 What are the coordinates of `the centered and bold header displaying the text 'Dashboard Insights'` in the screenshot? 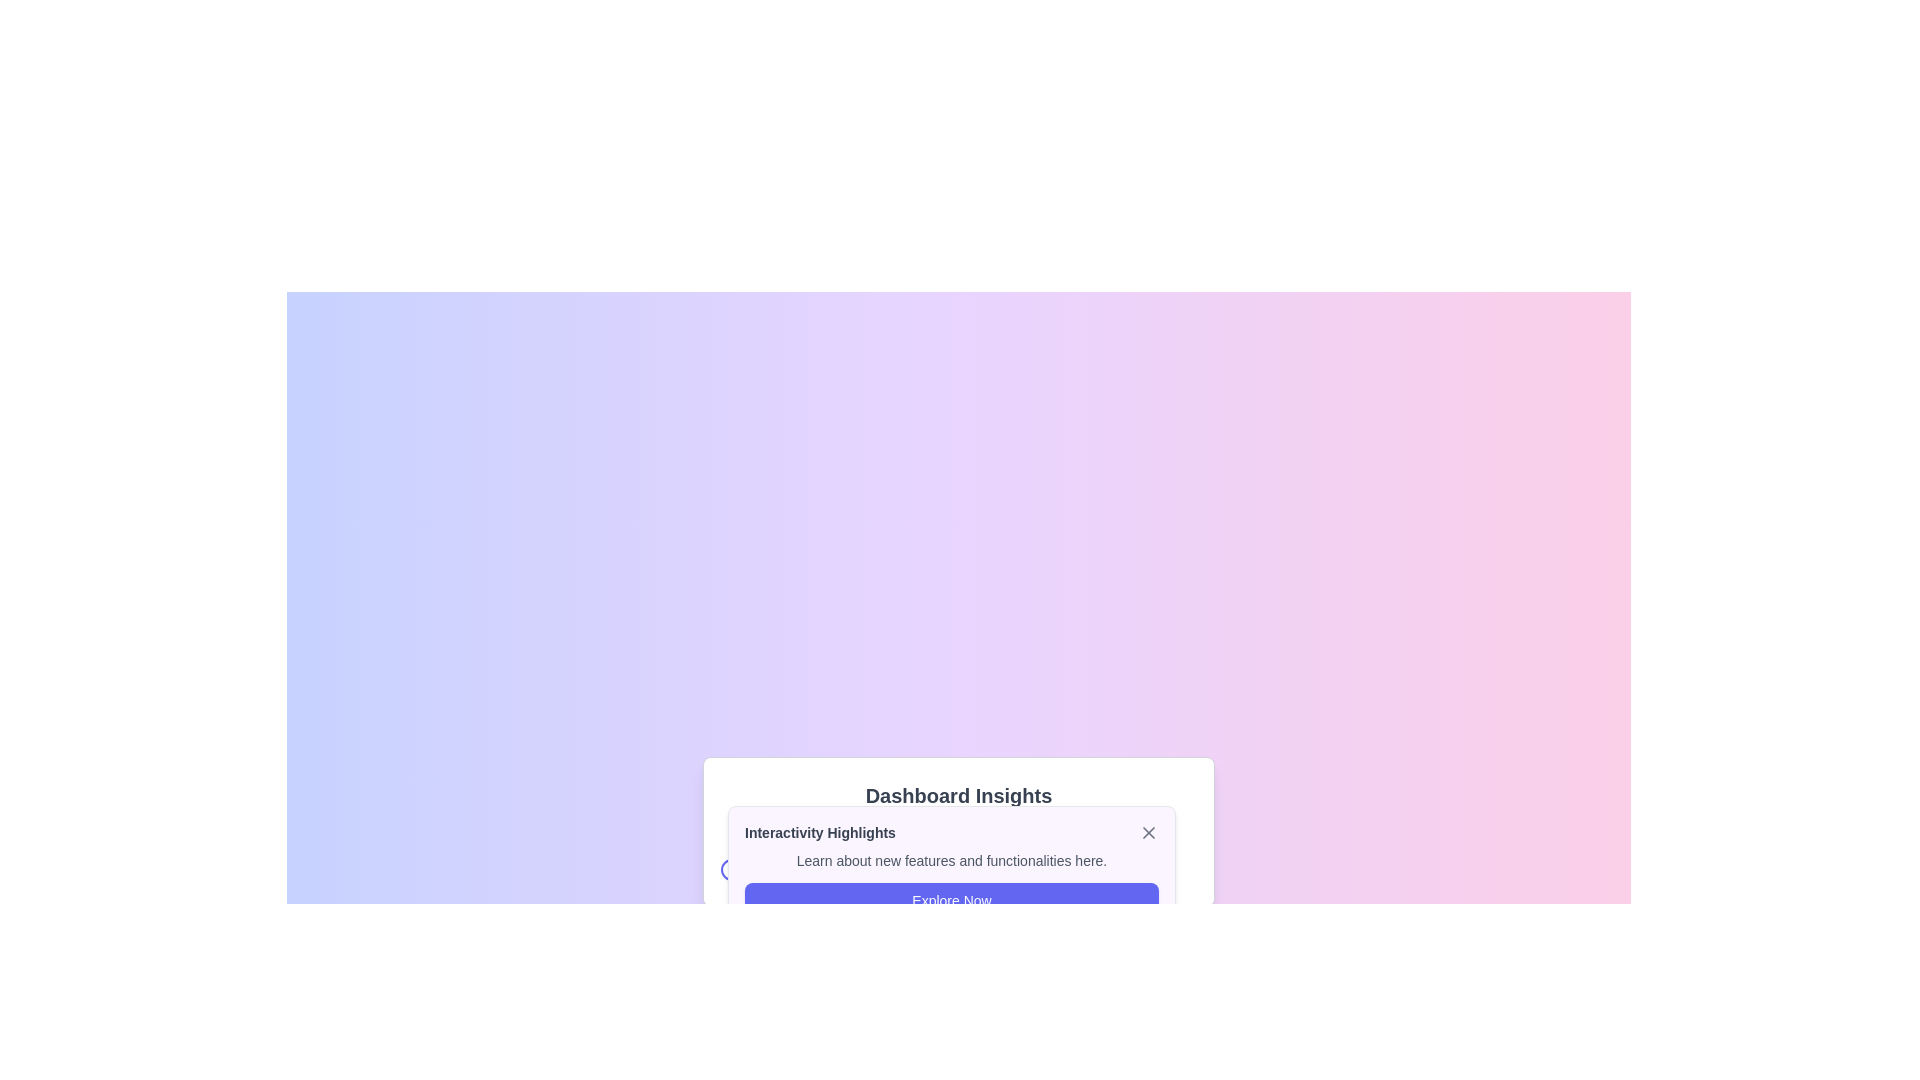 It's located at (958, 794).